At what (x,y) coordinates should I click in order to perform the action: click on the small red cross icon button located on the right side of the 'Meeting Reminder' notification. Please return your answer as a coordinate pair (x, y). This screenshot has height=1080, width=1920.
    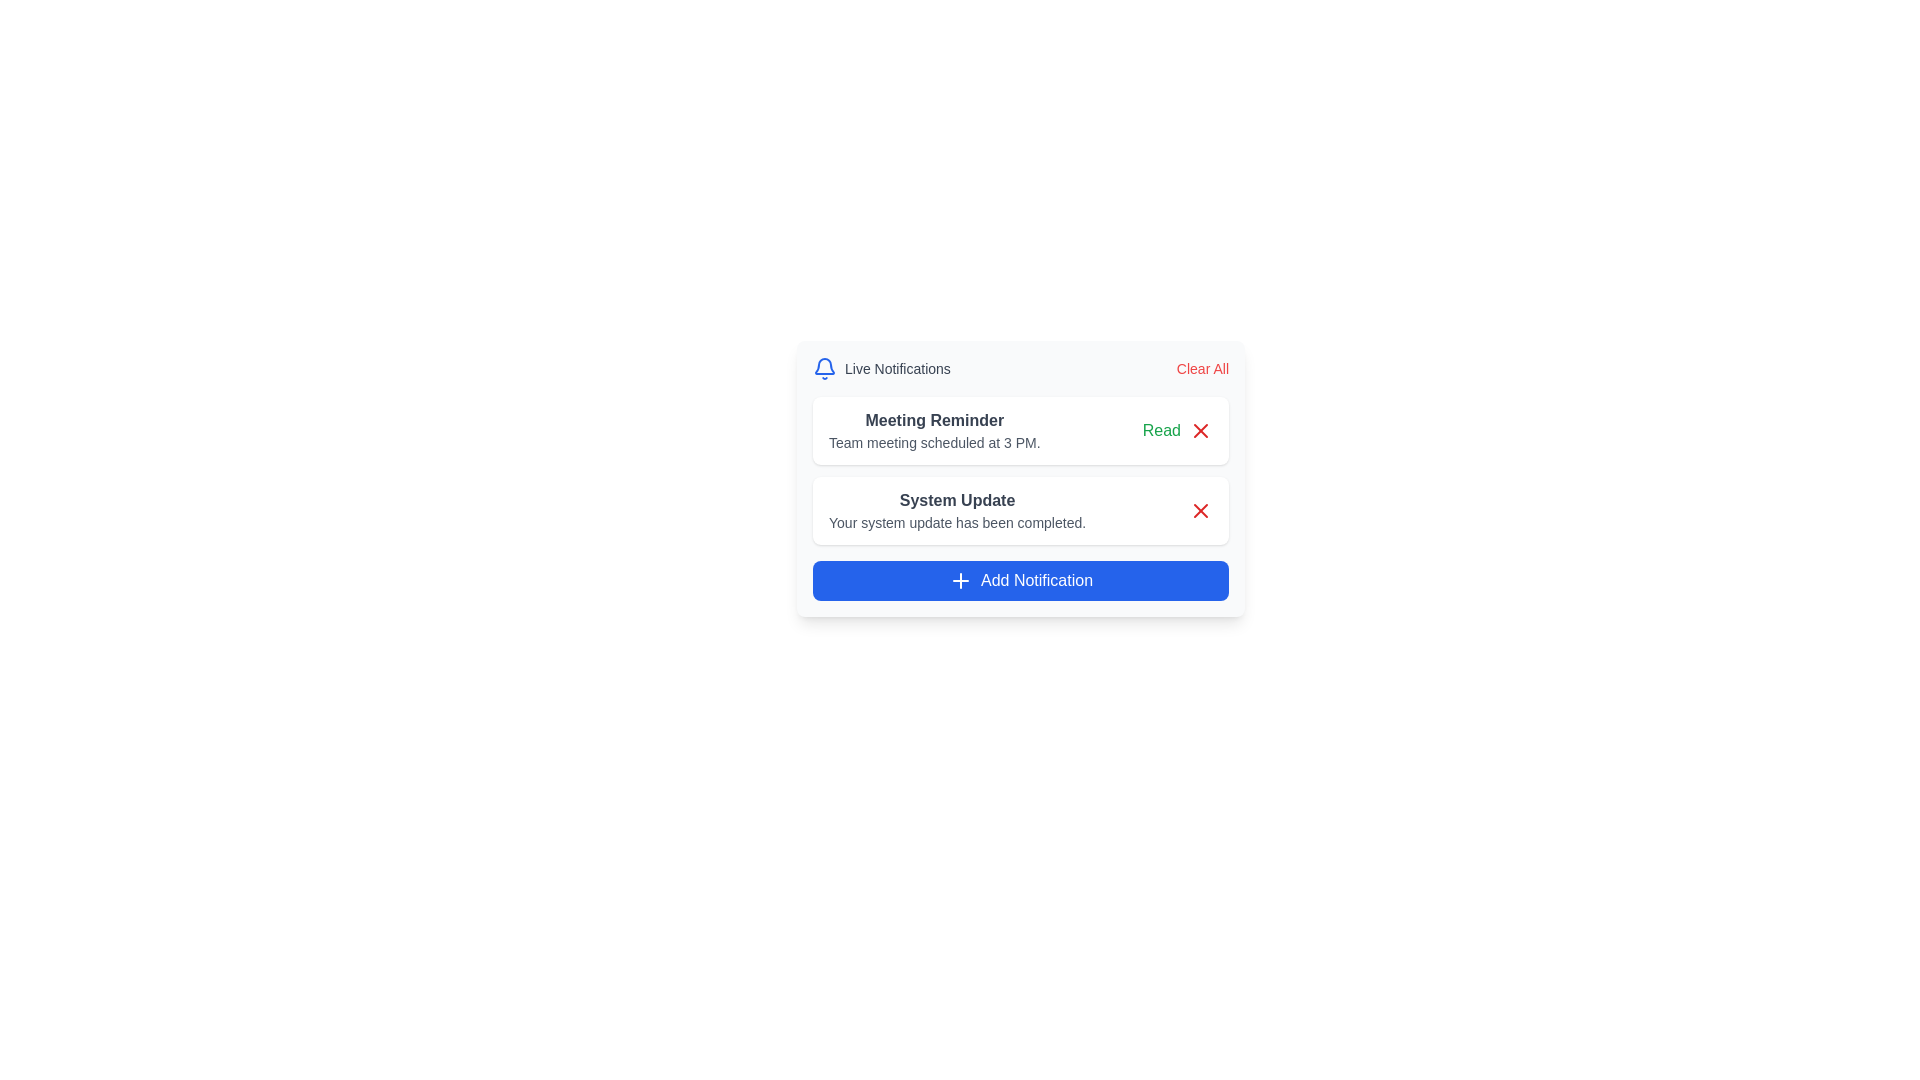
    Looking at the image, I should click on (1200, 430).